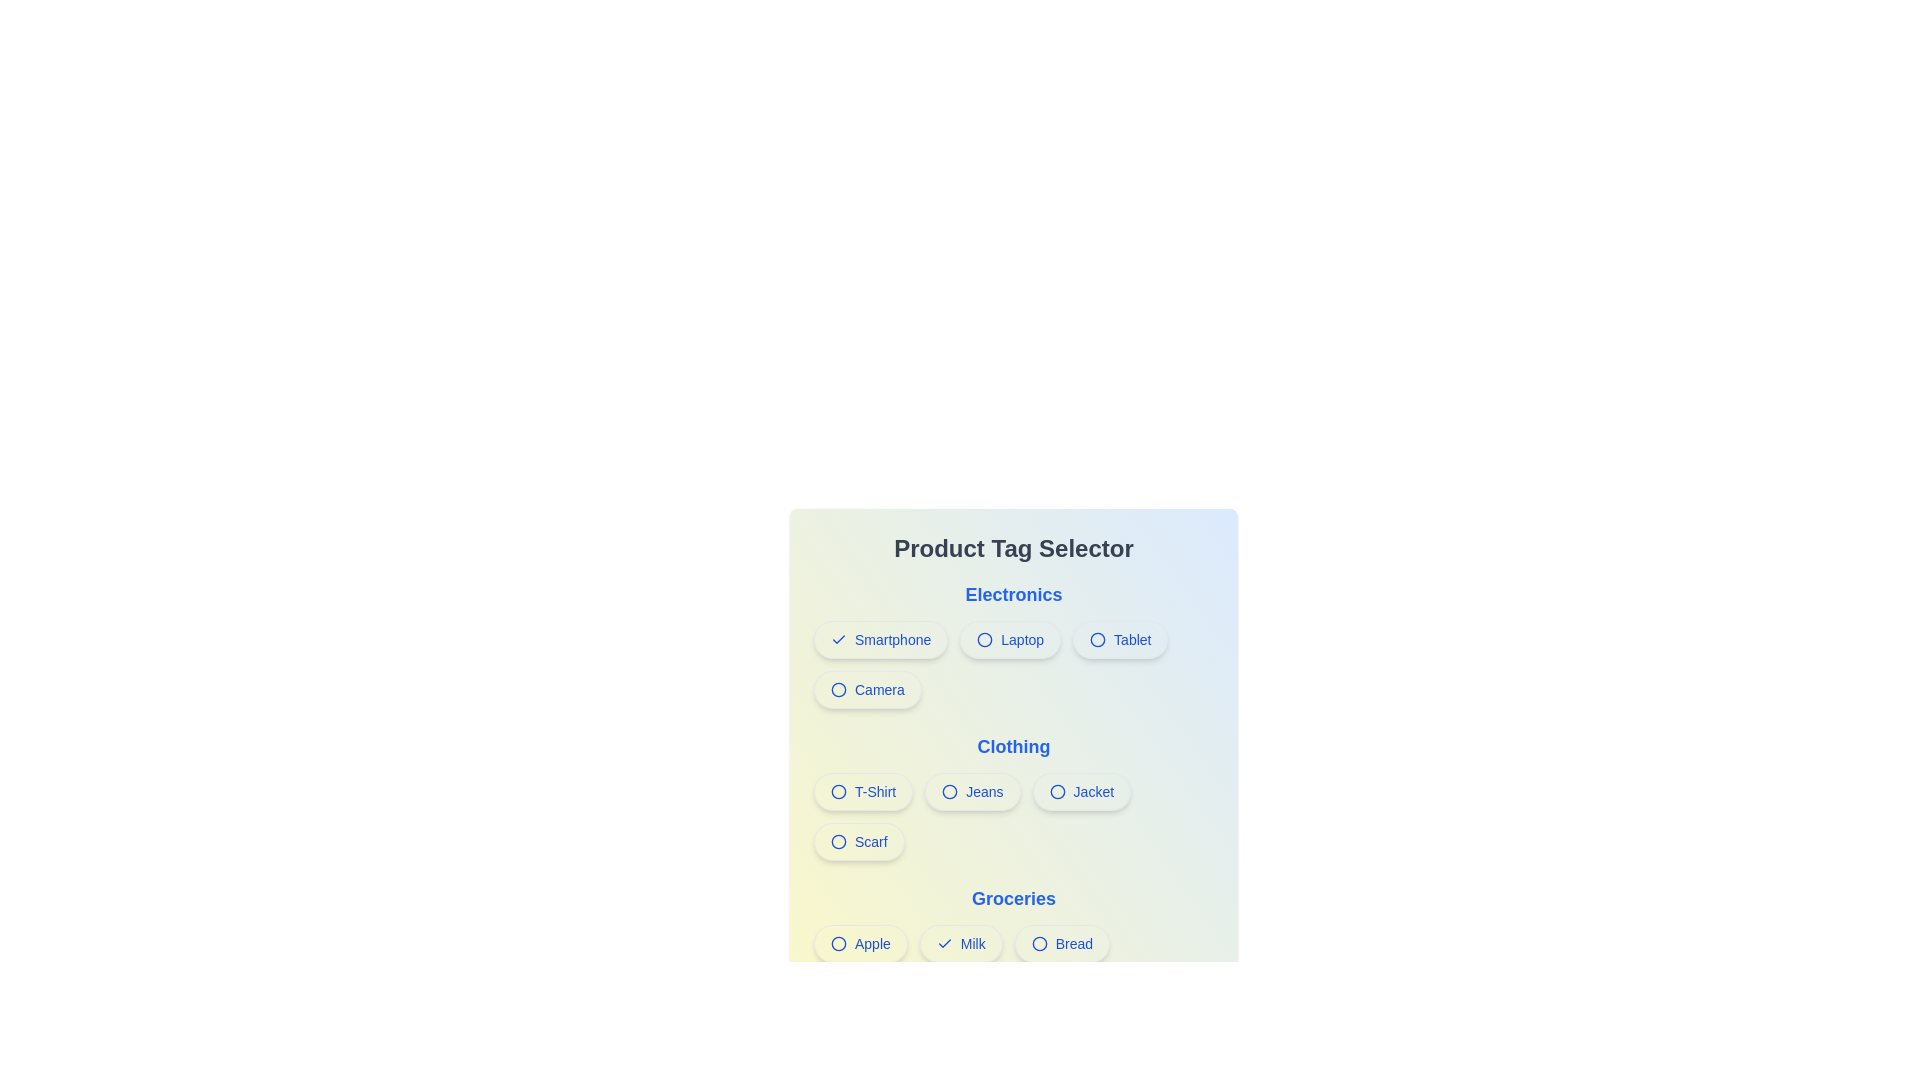 The image size is (1920, 1080). I want to click on the radio button for the 'Jeans' option under the 'Clothing' category, so click(949, 790).